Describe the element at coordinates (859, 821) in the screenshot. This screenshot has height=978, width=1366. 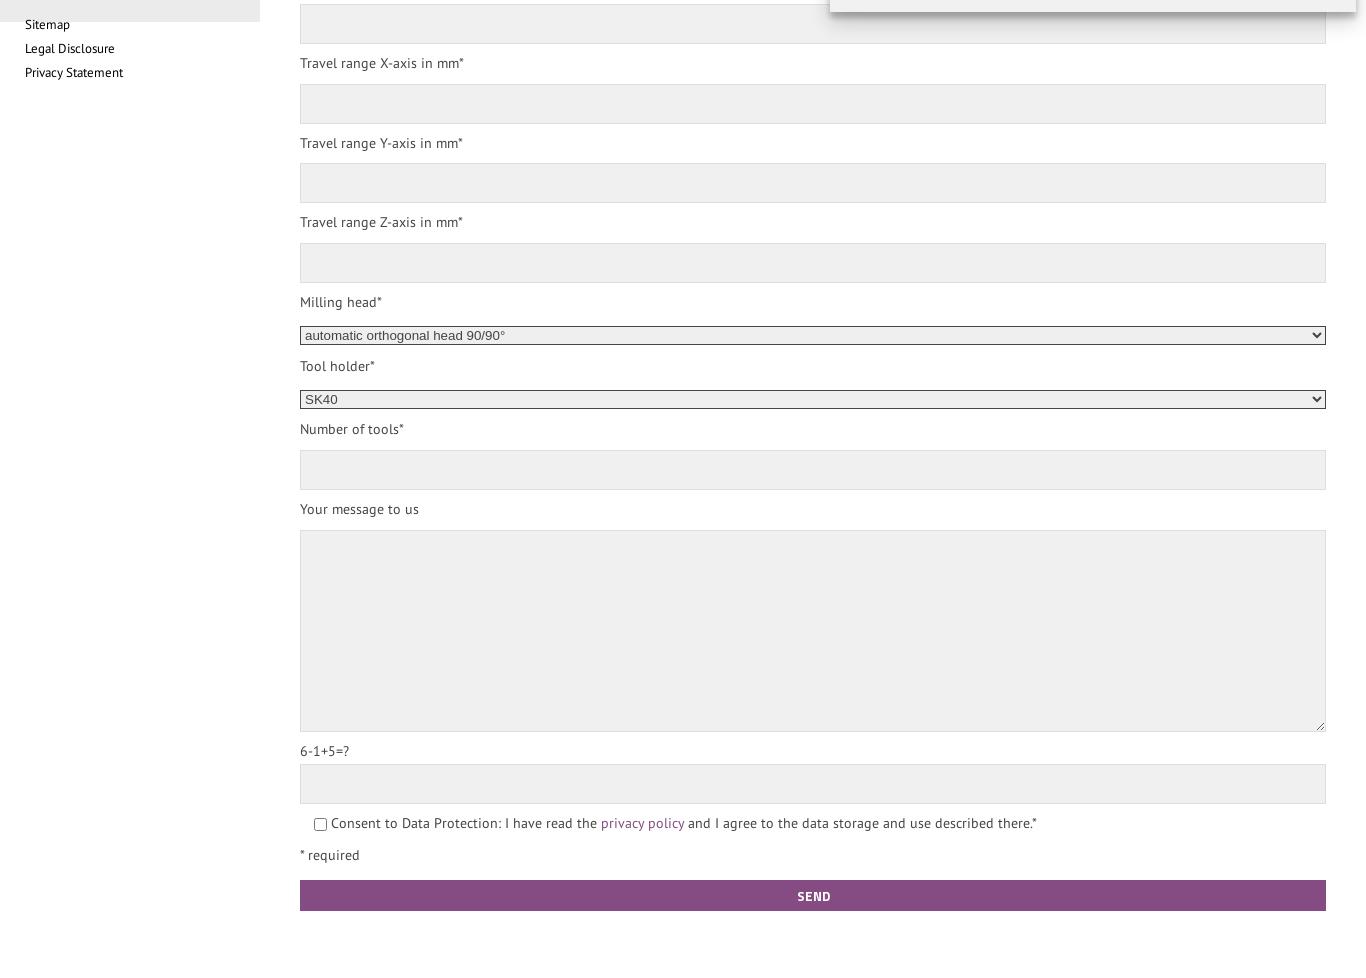
I see `'and I agree to the data storage and use described there.*'` at that location.